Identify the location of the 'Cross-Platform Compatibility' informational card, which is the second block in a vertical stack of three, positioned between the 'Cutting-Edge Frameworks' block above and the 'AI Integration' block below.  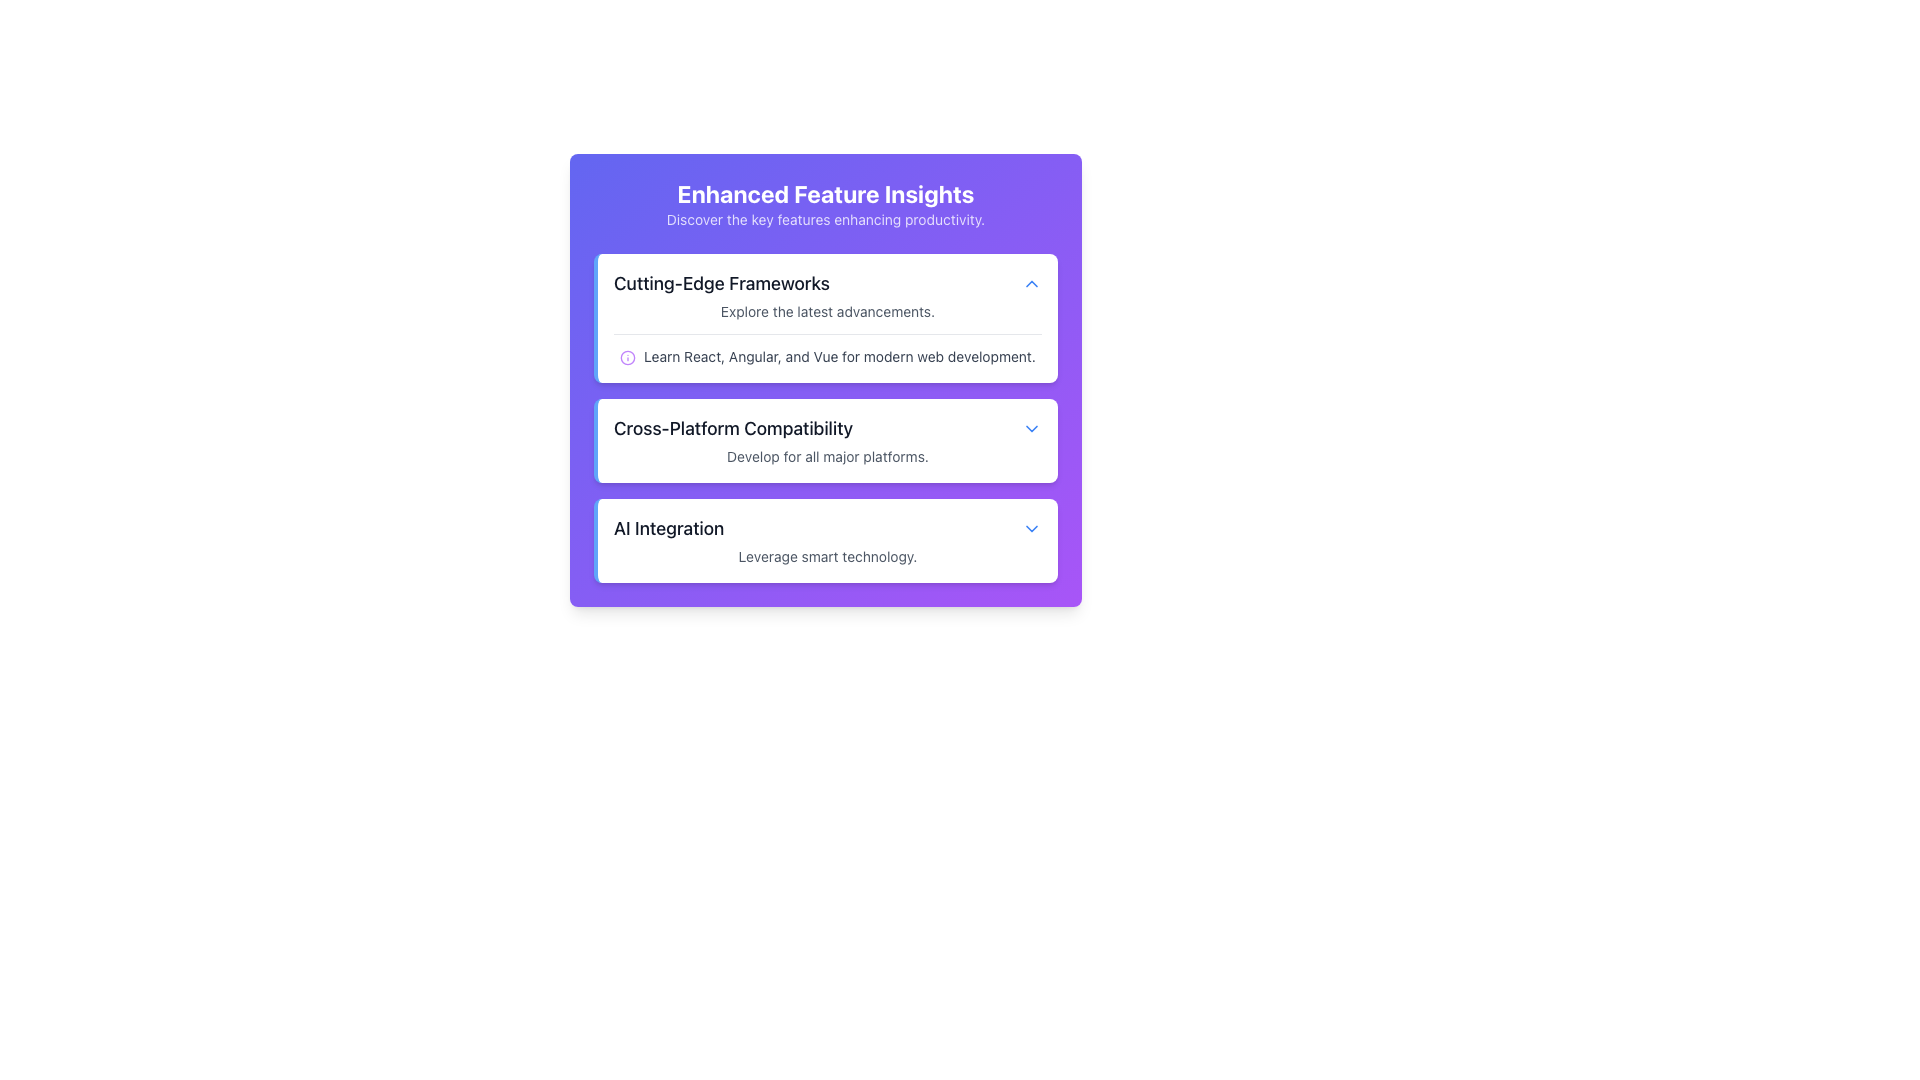
(825, 416).